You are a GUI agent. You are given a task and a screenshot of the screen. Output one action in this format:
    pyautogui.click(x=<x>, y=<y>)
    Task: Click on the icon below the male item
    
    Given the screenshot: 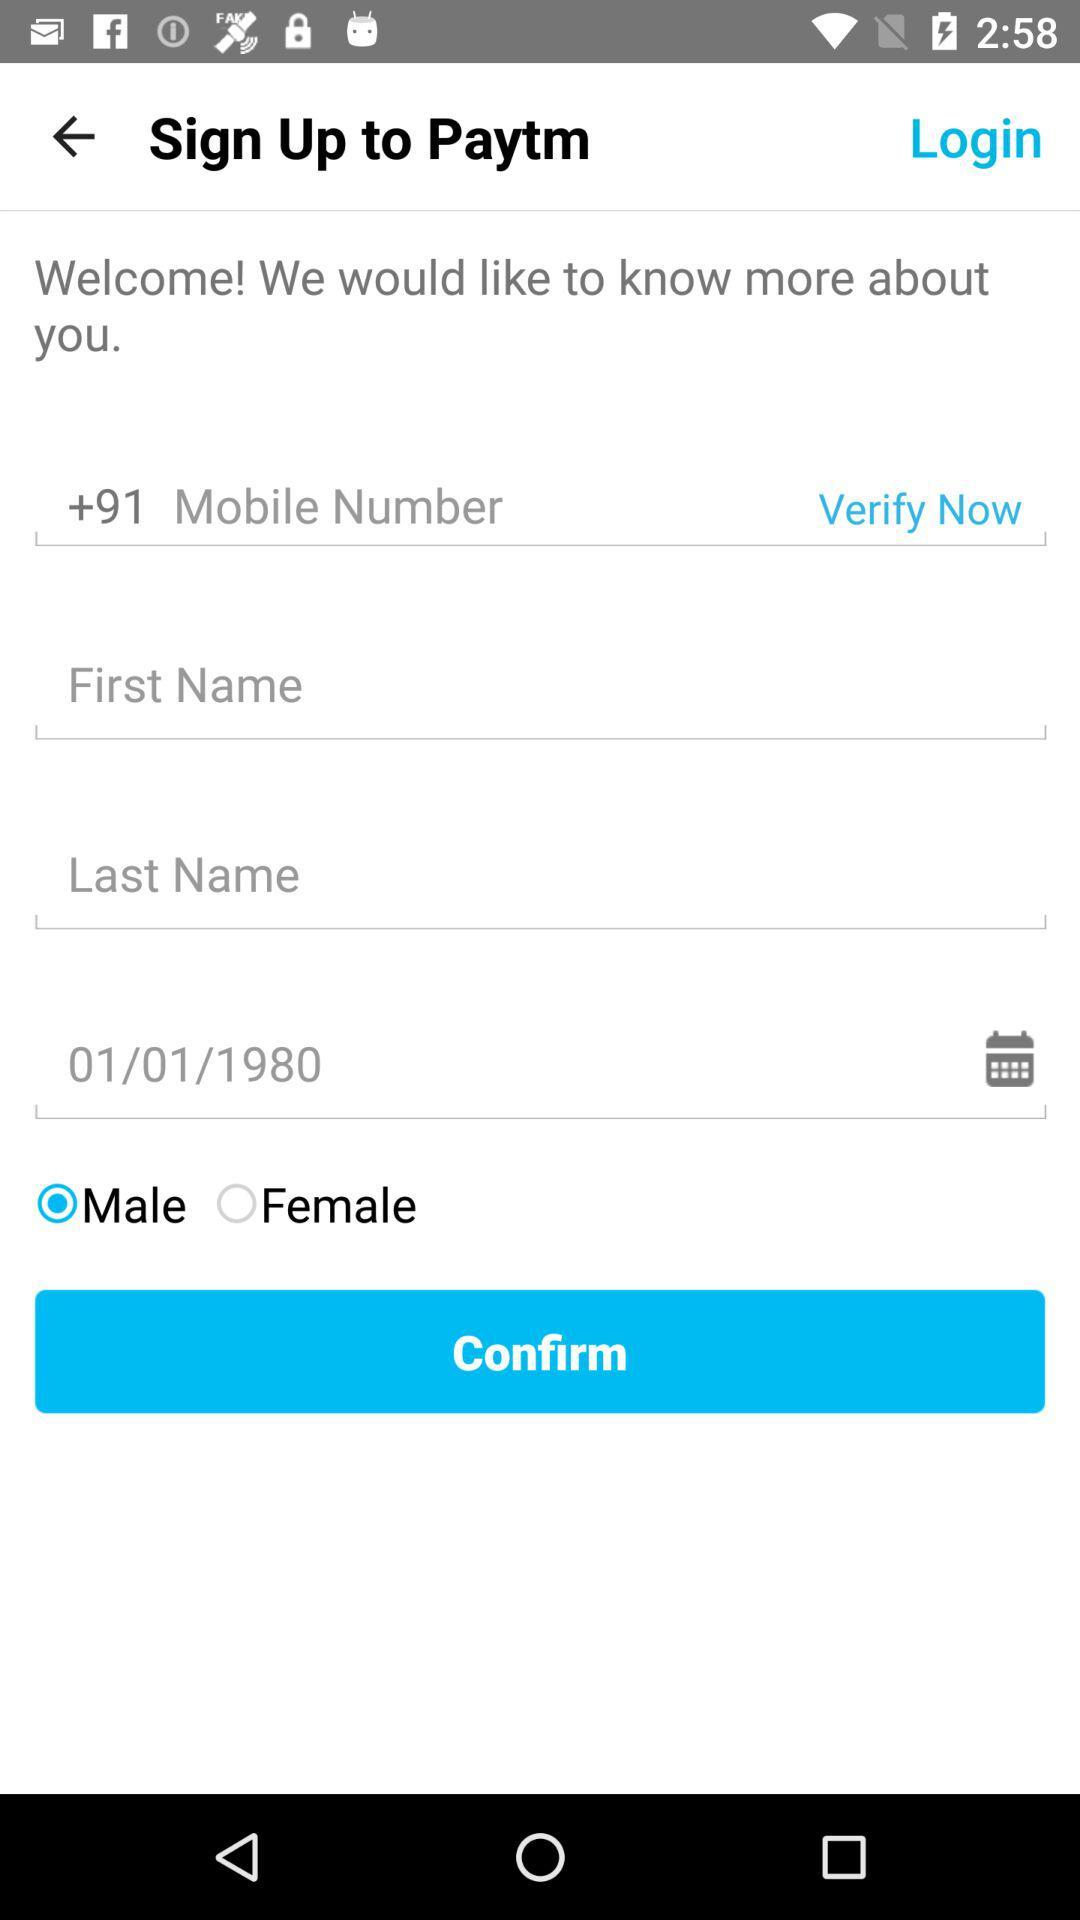 What is the action you would take?
    pyautogui.click(x=540, y=1351)
    